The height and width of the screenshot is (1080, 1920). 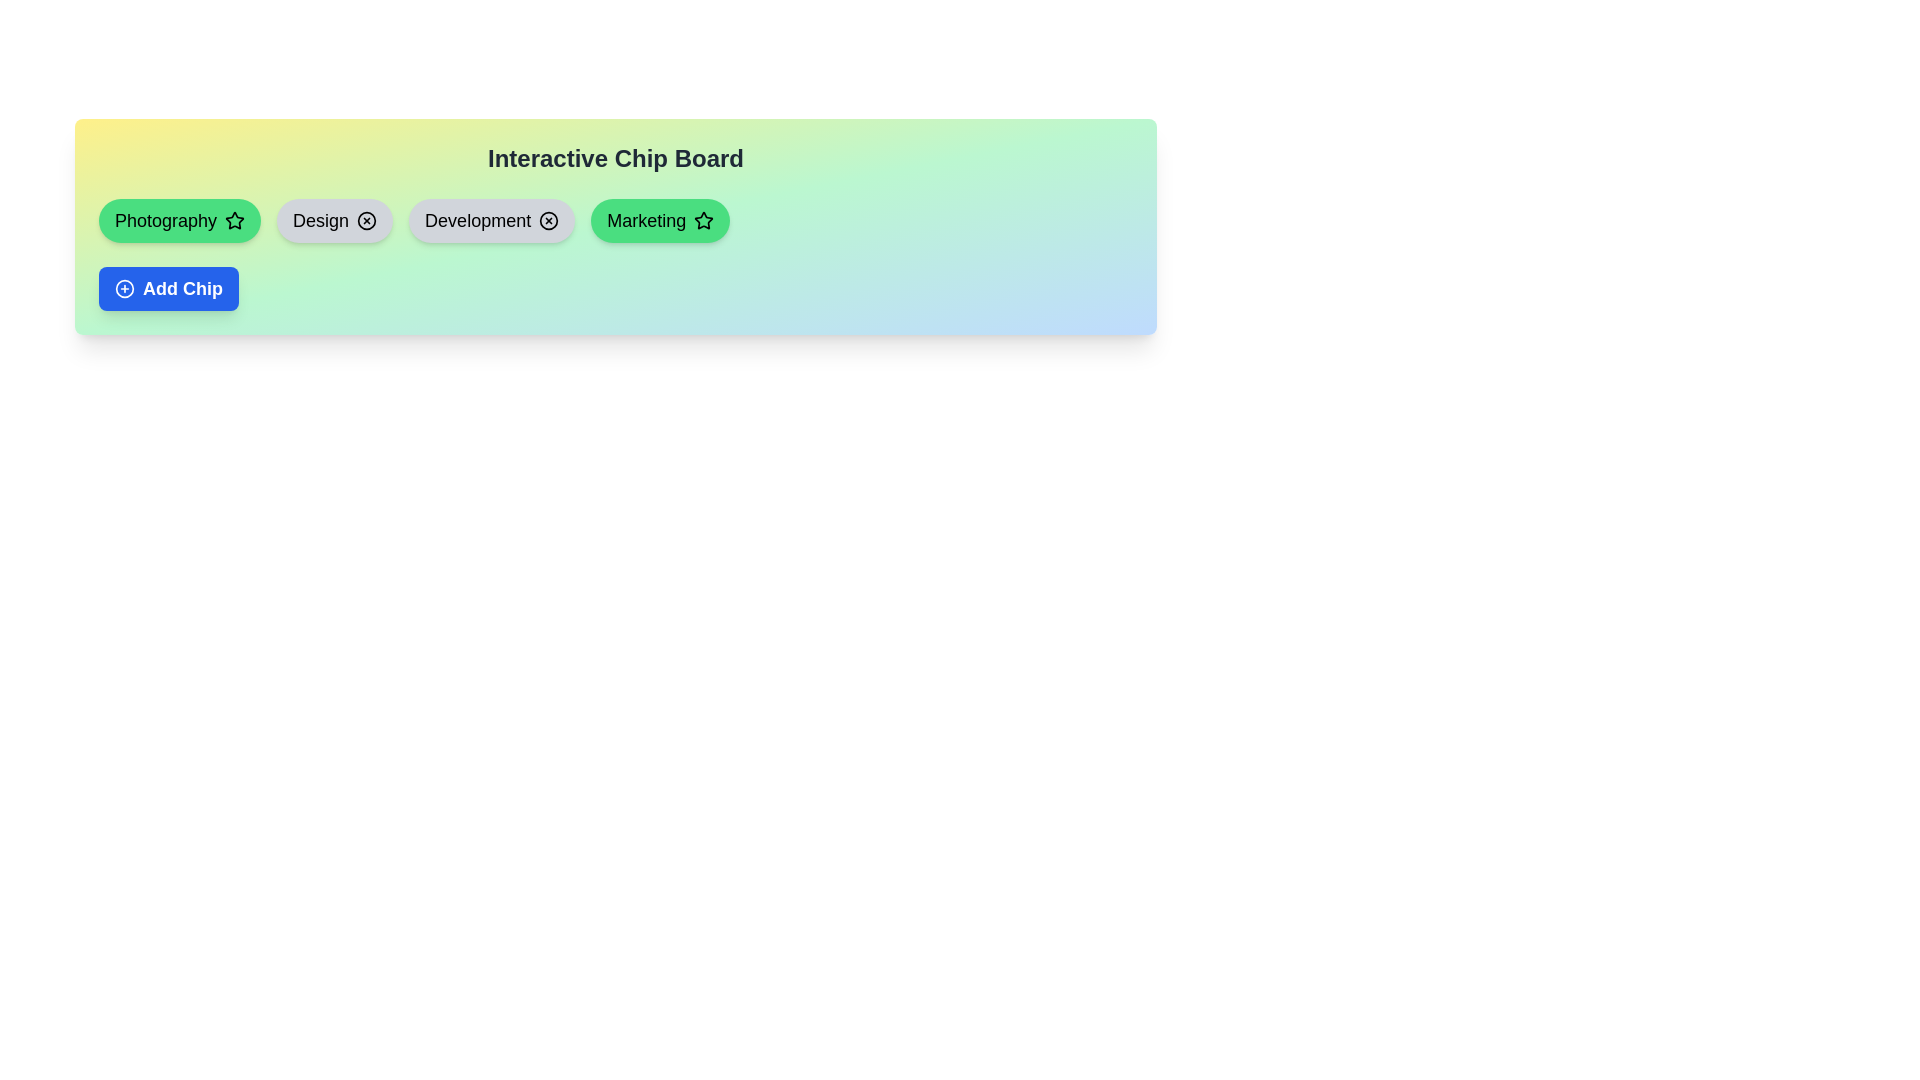 I want to click on the decorative icon positioned to the right of the 'Marketing' button within the green pill-shaped button, so click(x=704, y=220).